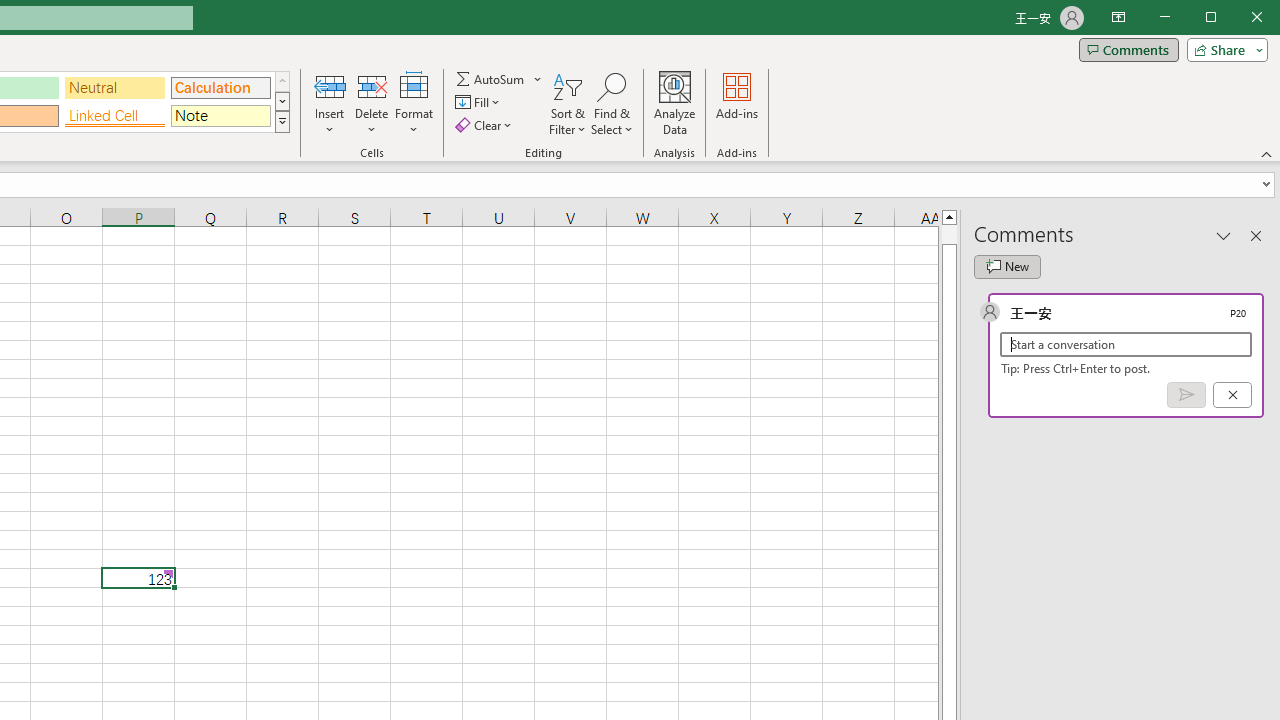 The width and height of the screenshot is (1280, 720). Describe the element at coordinates (220, 116) in the screenshot. I see `'Note'` at that location.